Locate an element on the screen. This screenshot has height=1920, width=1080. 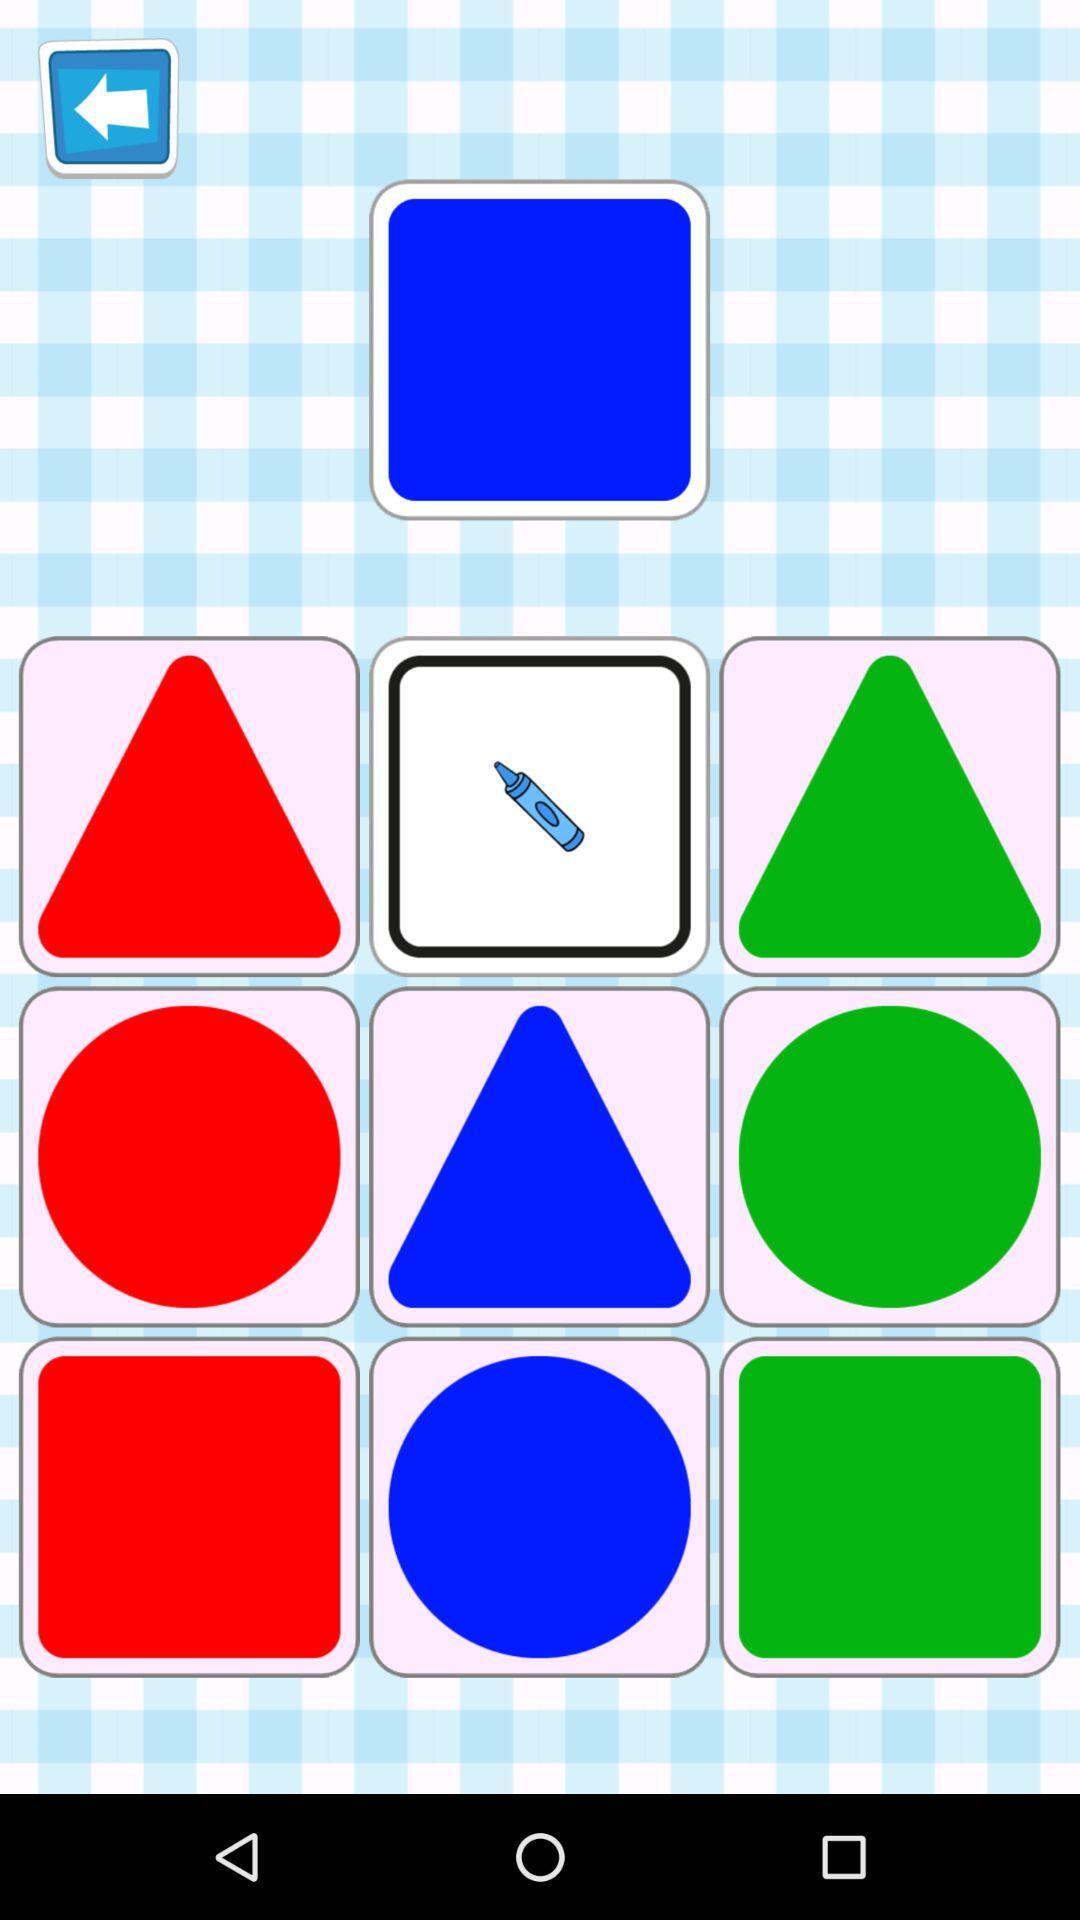
the icon which is to the top left corner of the page is located at coordinates (108, 107).